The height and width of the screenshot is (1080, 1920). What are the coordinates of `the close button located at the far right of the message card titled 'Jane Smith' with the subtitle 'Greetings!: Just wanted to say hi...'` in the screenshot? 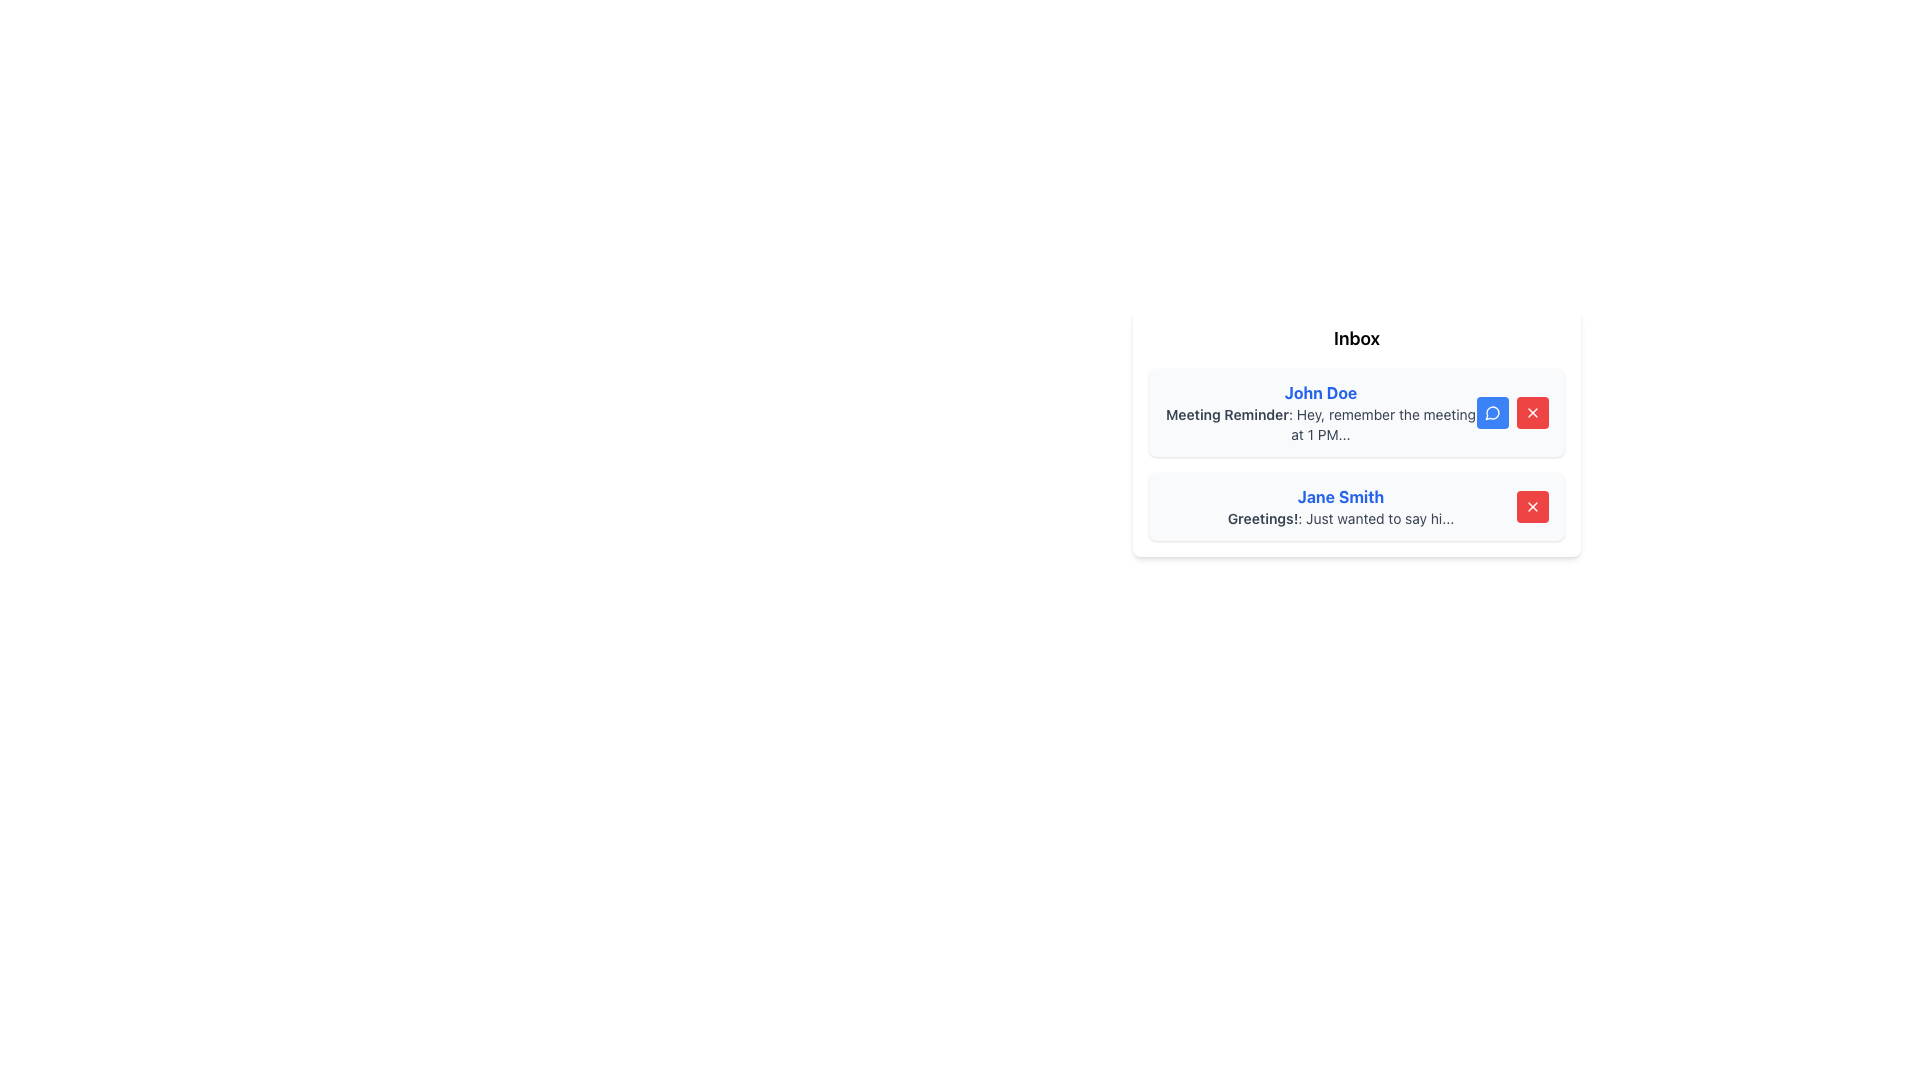 It's located at (1531, 505).